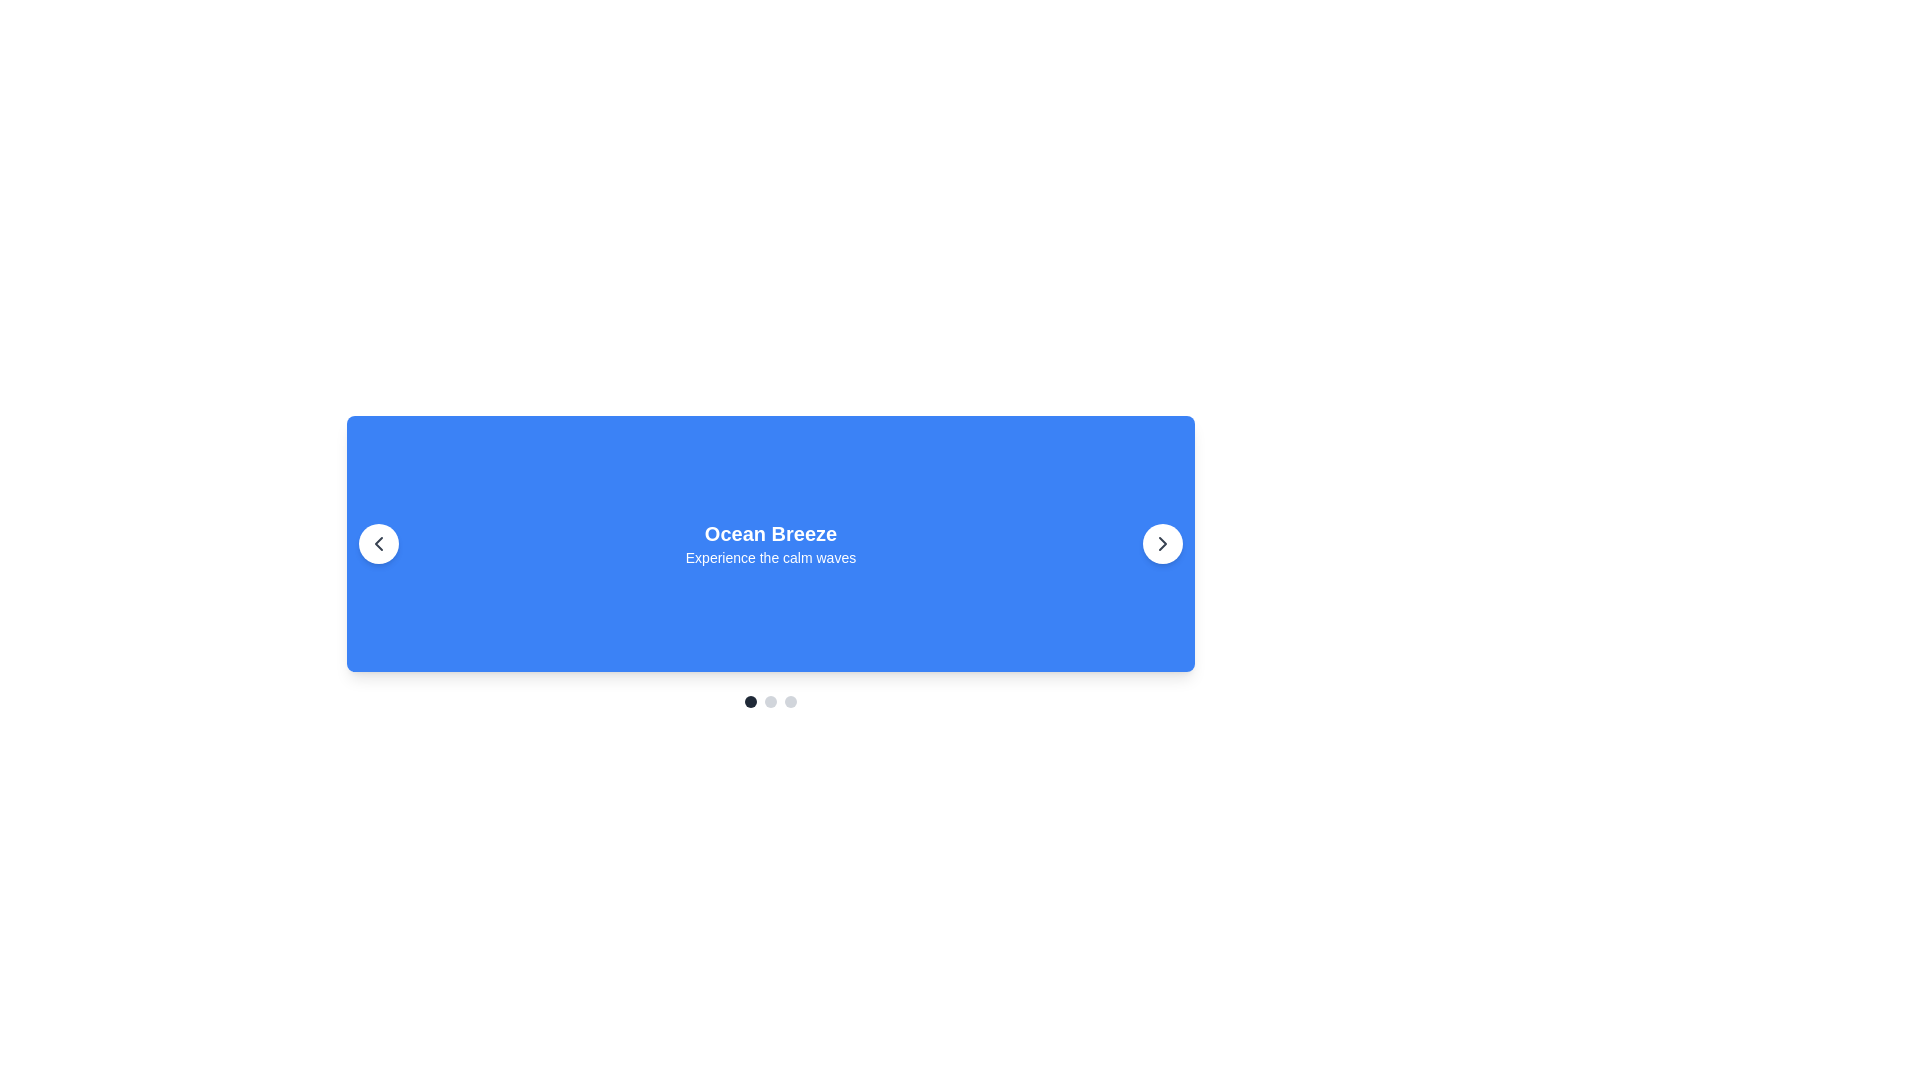  Describe the element at coordinates (770, 701) in the screenshot. I see `the second circular Carousel navigation dot located below the blue panel with the text 'Ocean Breeze Experience the calm waves' for visual feedback` at that location.